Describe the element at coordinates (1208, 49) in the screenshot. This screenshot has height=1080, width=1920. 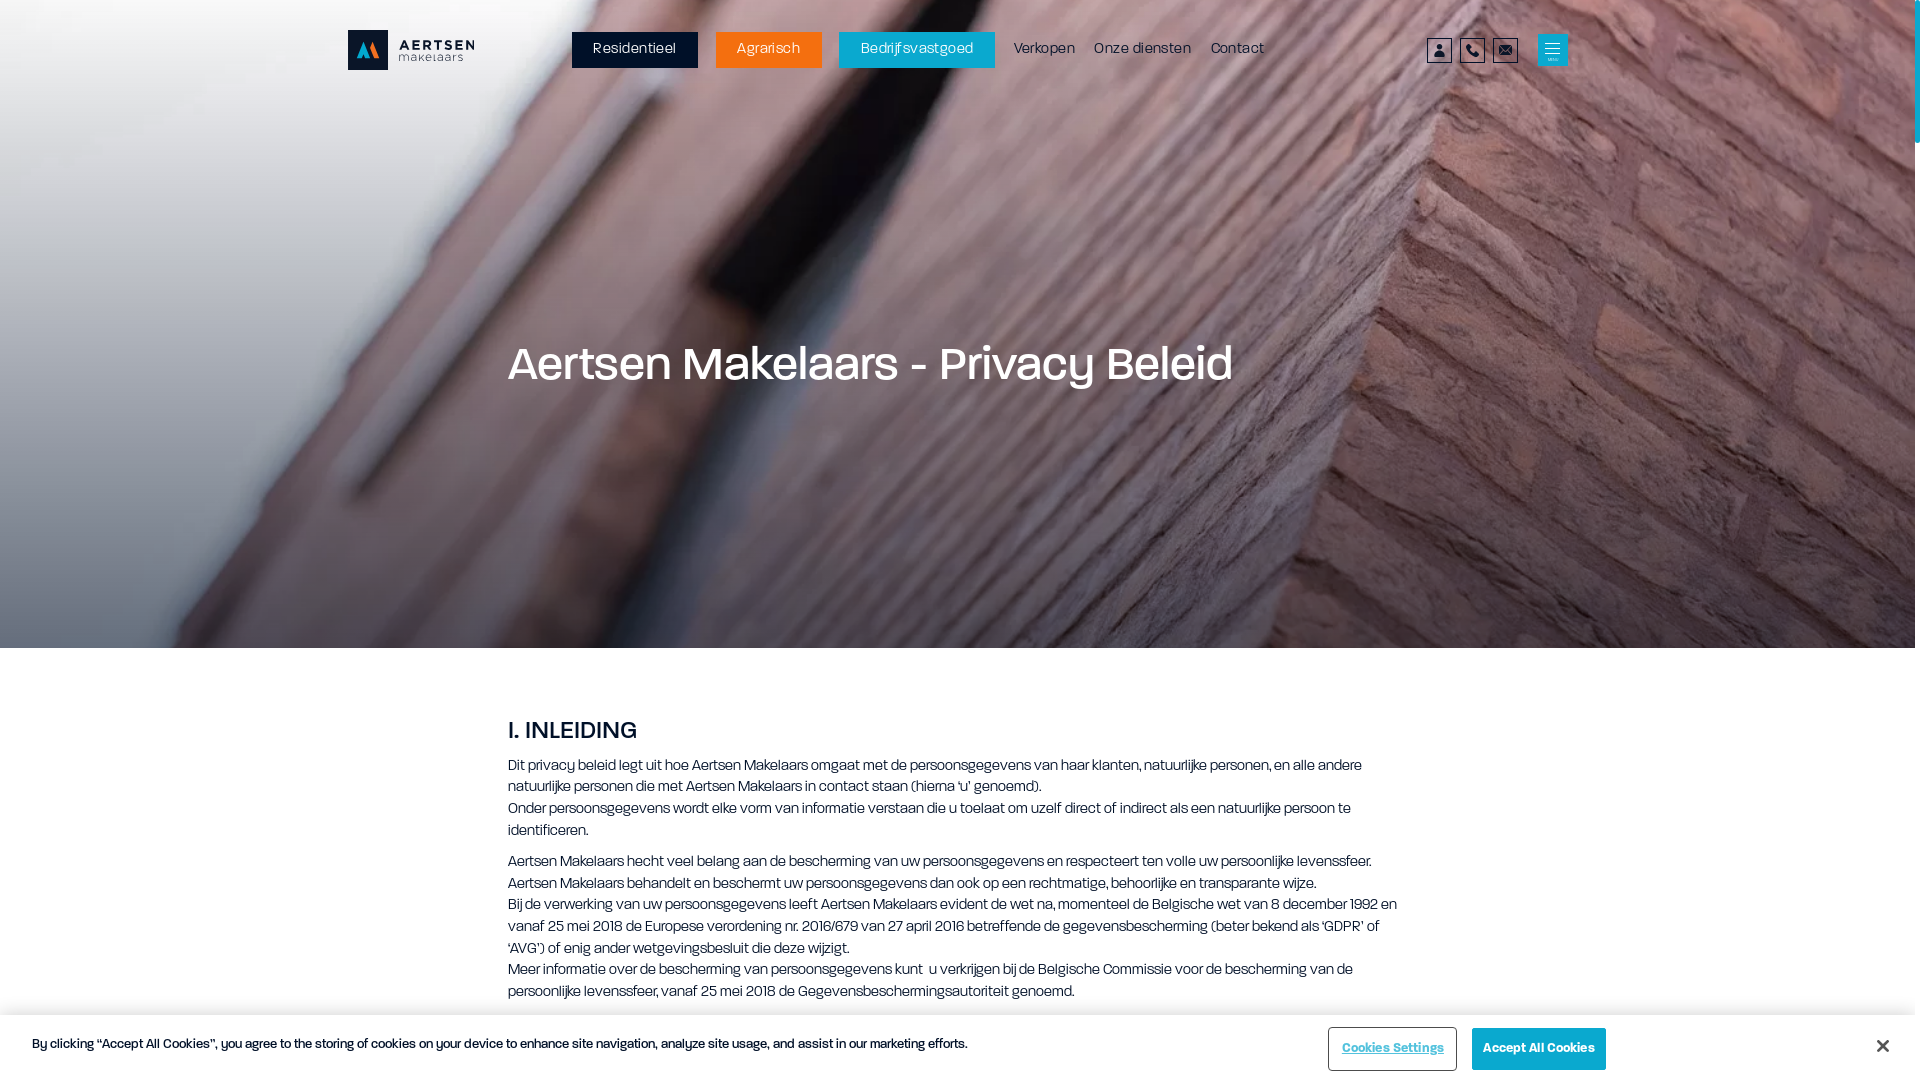
I see `'Contact'` at that location.